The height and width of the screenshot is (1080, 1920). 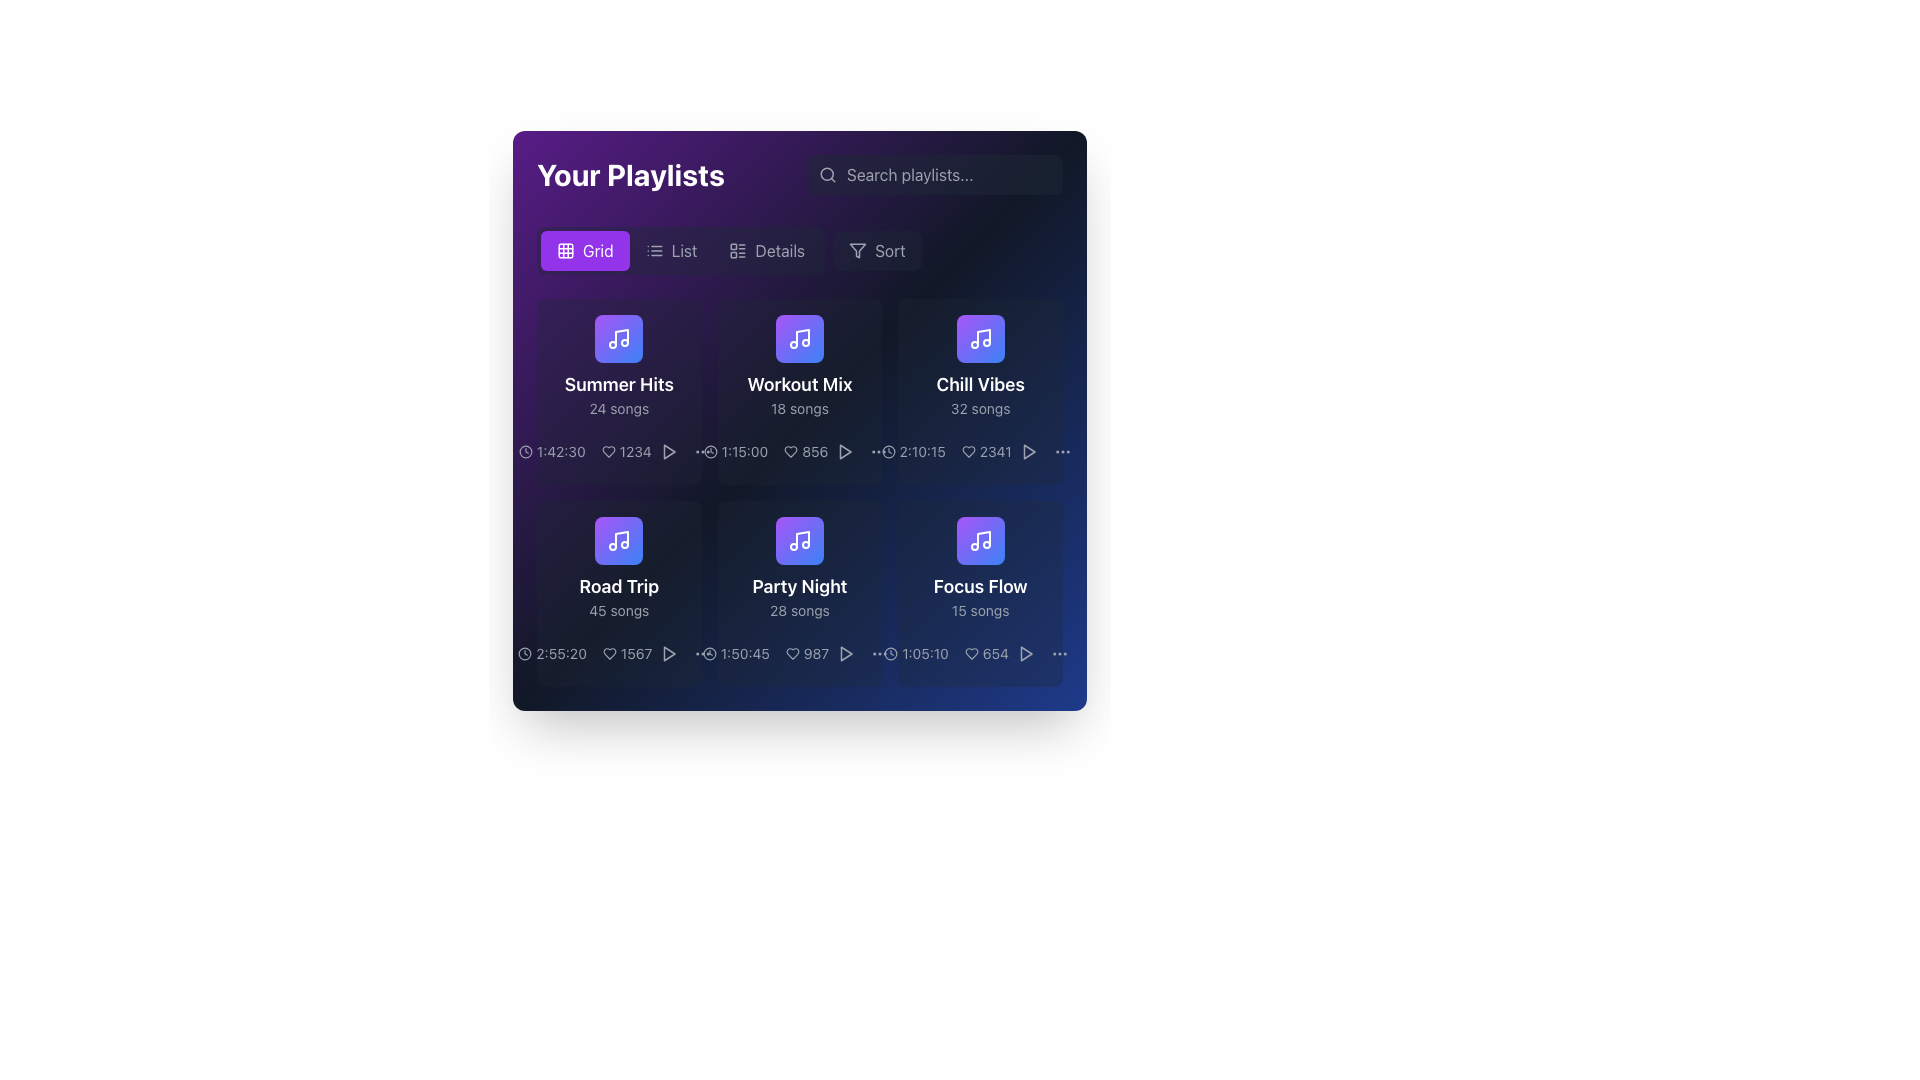 What do you see at coordinates (980, 338) in the screenshot?
I see `the Decorative Icon featuring a gradient background and a white music note symbol located in the top row, third column of the playlist grid` at bounding box center [980, 338].